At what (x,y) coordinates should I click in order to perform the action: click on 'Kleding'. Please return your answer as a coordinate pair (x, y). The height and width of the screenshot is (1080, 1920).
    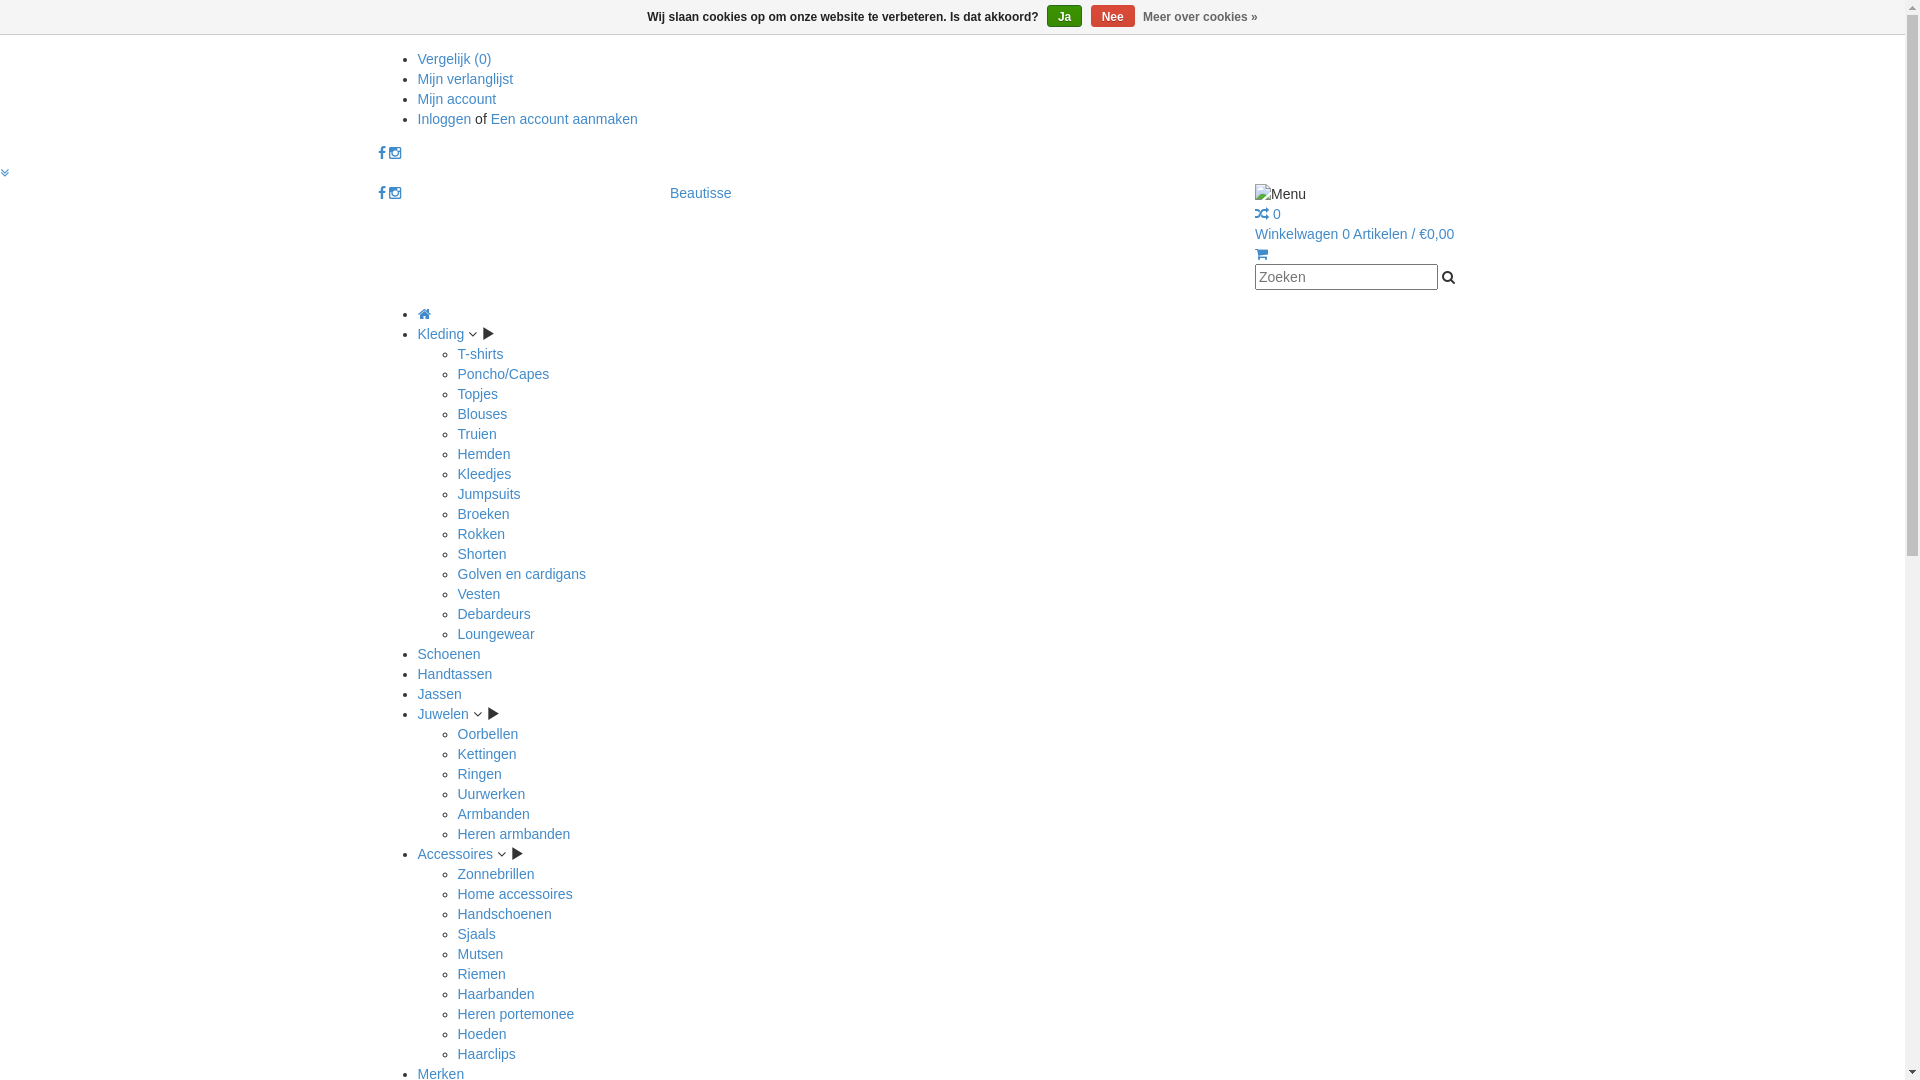
    Looking at the image, I should click on (440, 333).